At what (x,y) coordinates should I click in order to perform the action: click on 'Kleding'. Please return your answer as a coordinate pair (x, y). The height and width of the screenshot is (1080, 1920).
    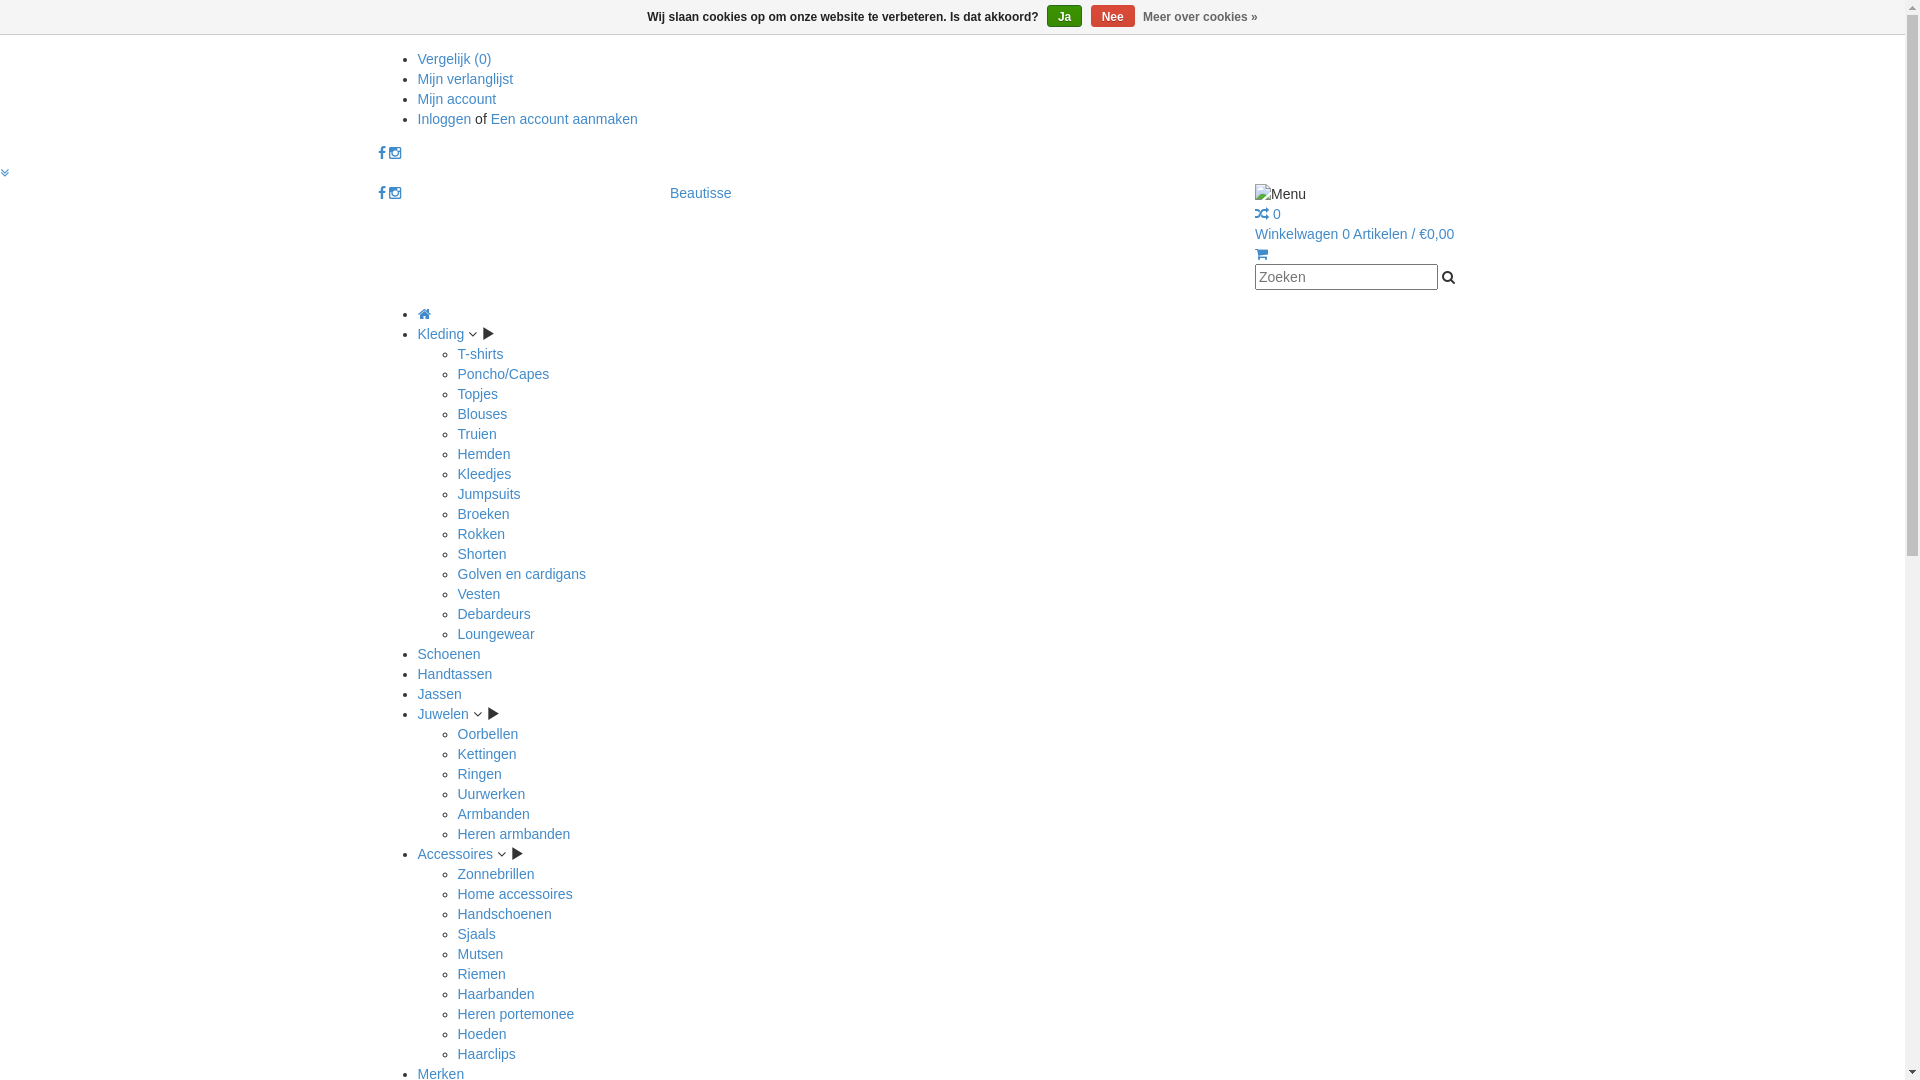
    Looking at the image, I should click on (440, 333).